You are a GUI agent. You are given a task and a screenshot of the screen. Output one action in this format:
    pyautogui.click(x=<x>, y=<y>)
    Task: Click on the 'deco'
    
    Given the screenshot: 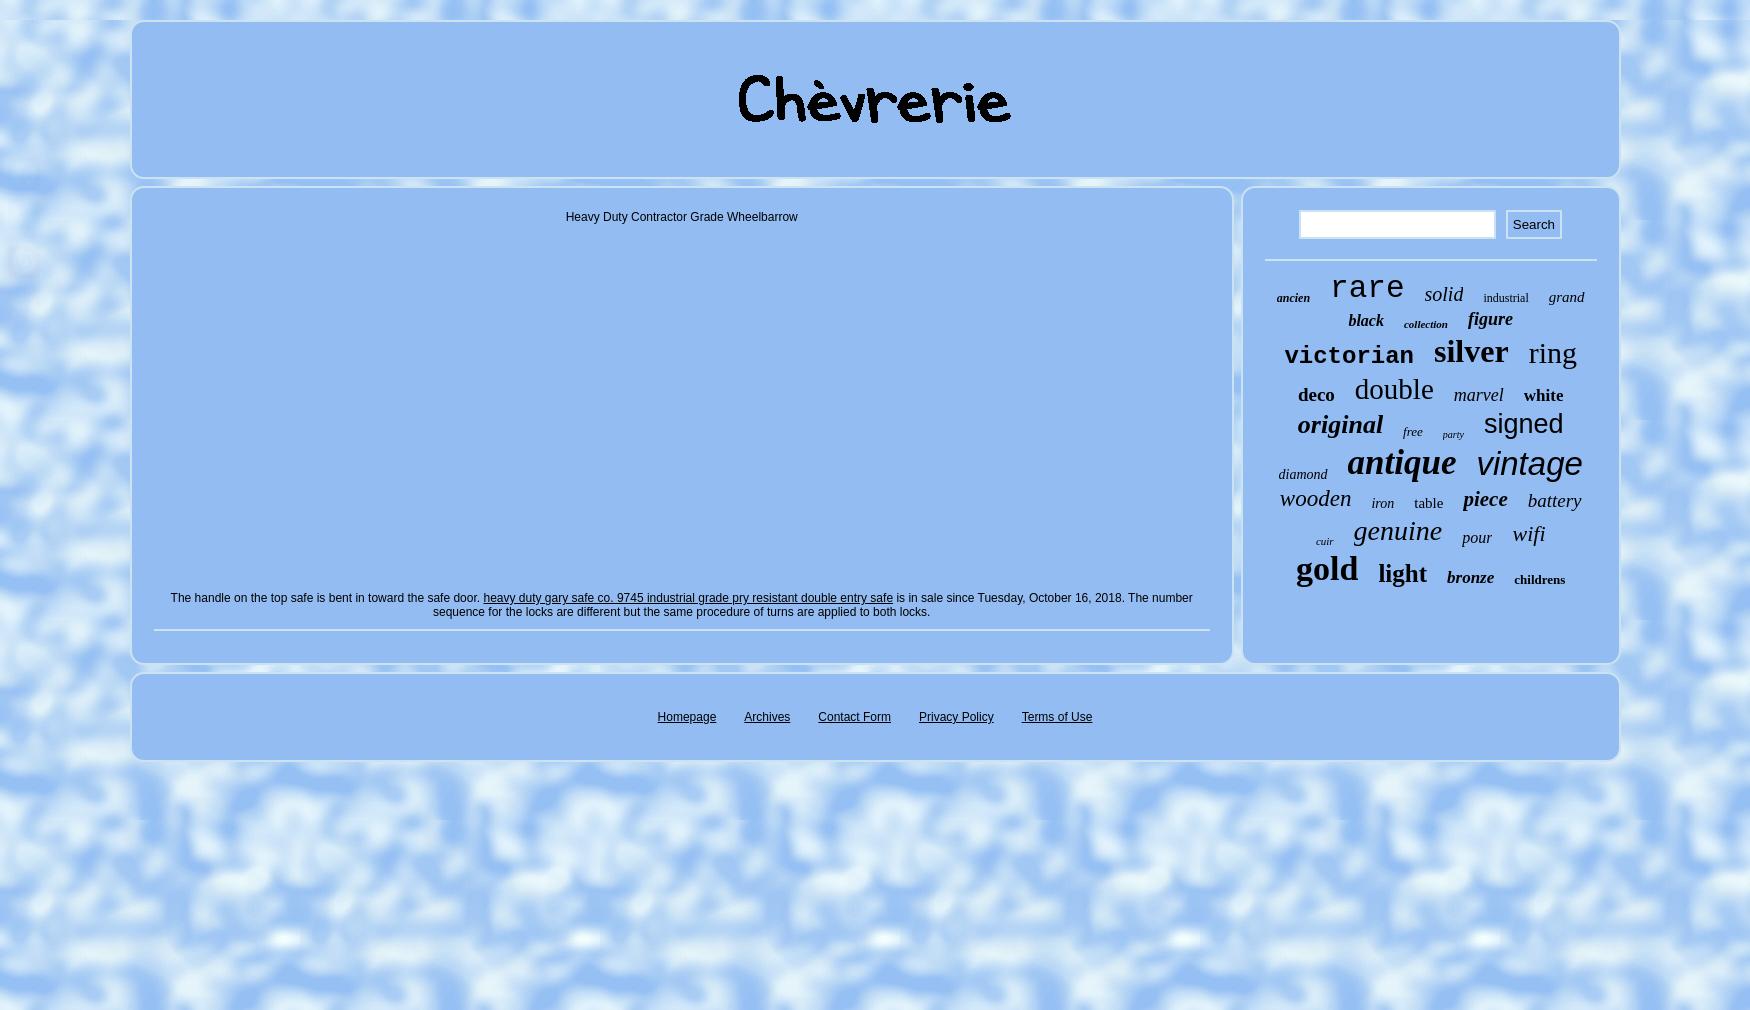 What is the action you would take?
    pyautogui.click(x=1315, y=394)
    